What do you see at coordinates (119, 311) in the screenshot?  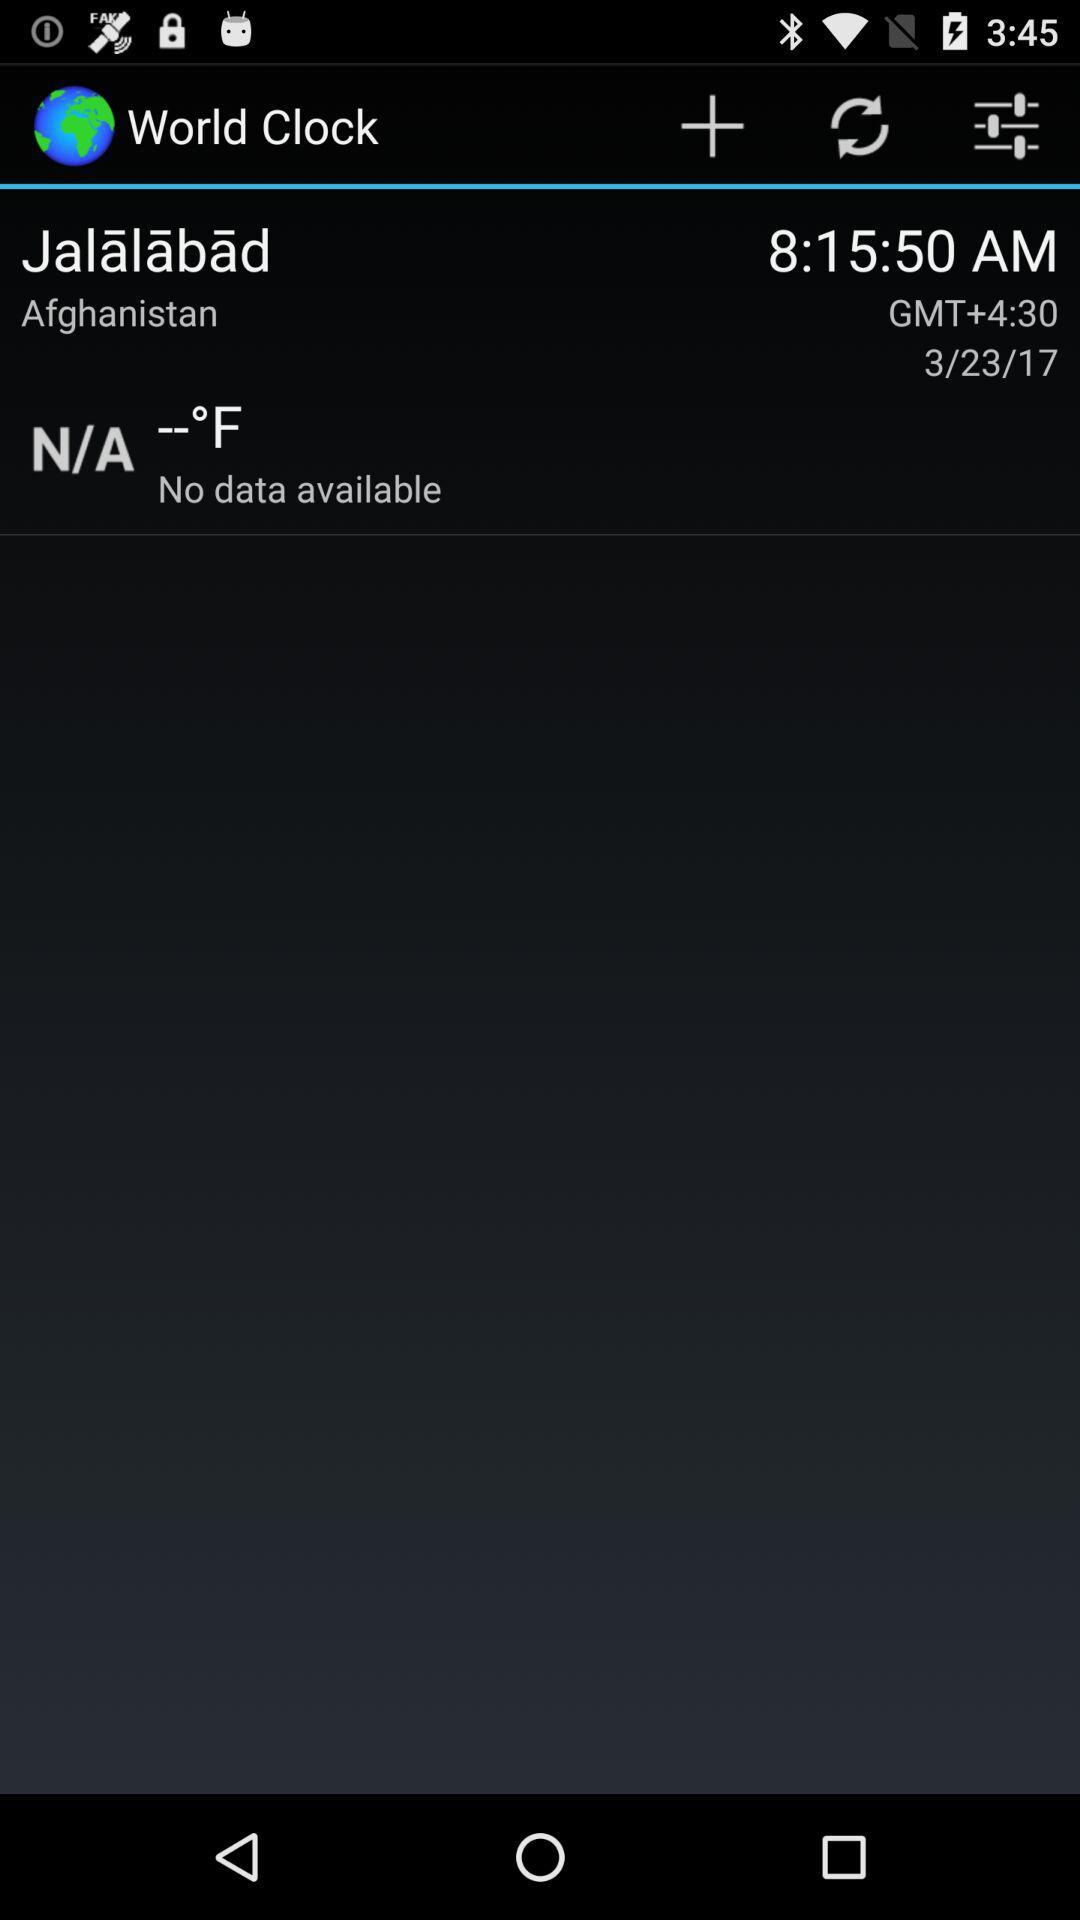 I see `item to the left of the 8 15 50 item` at bounding box center [119, 311].